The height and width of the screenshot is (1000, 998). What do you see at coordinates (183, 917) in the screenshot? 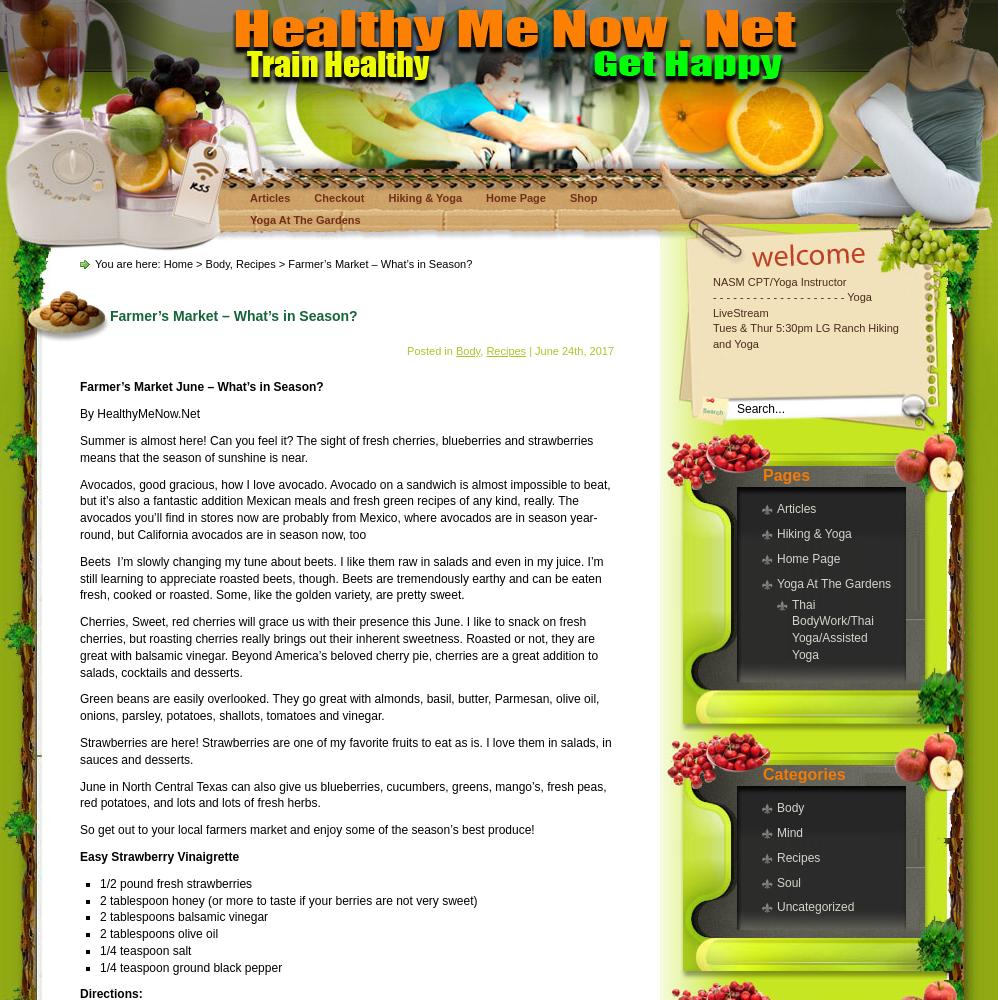
I see `'2 tablespoons balsamic vinegar'` at bounding box center [183, 917].